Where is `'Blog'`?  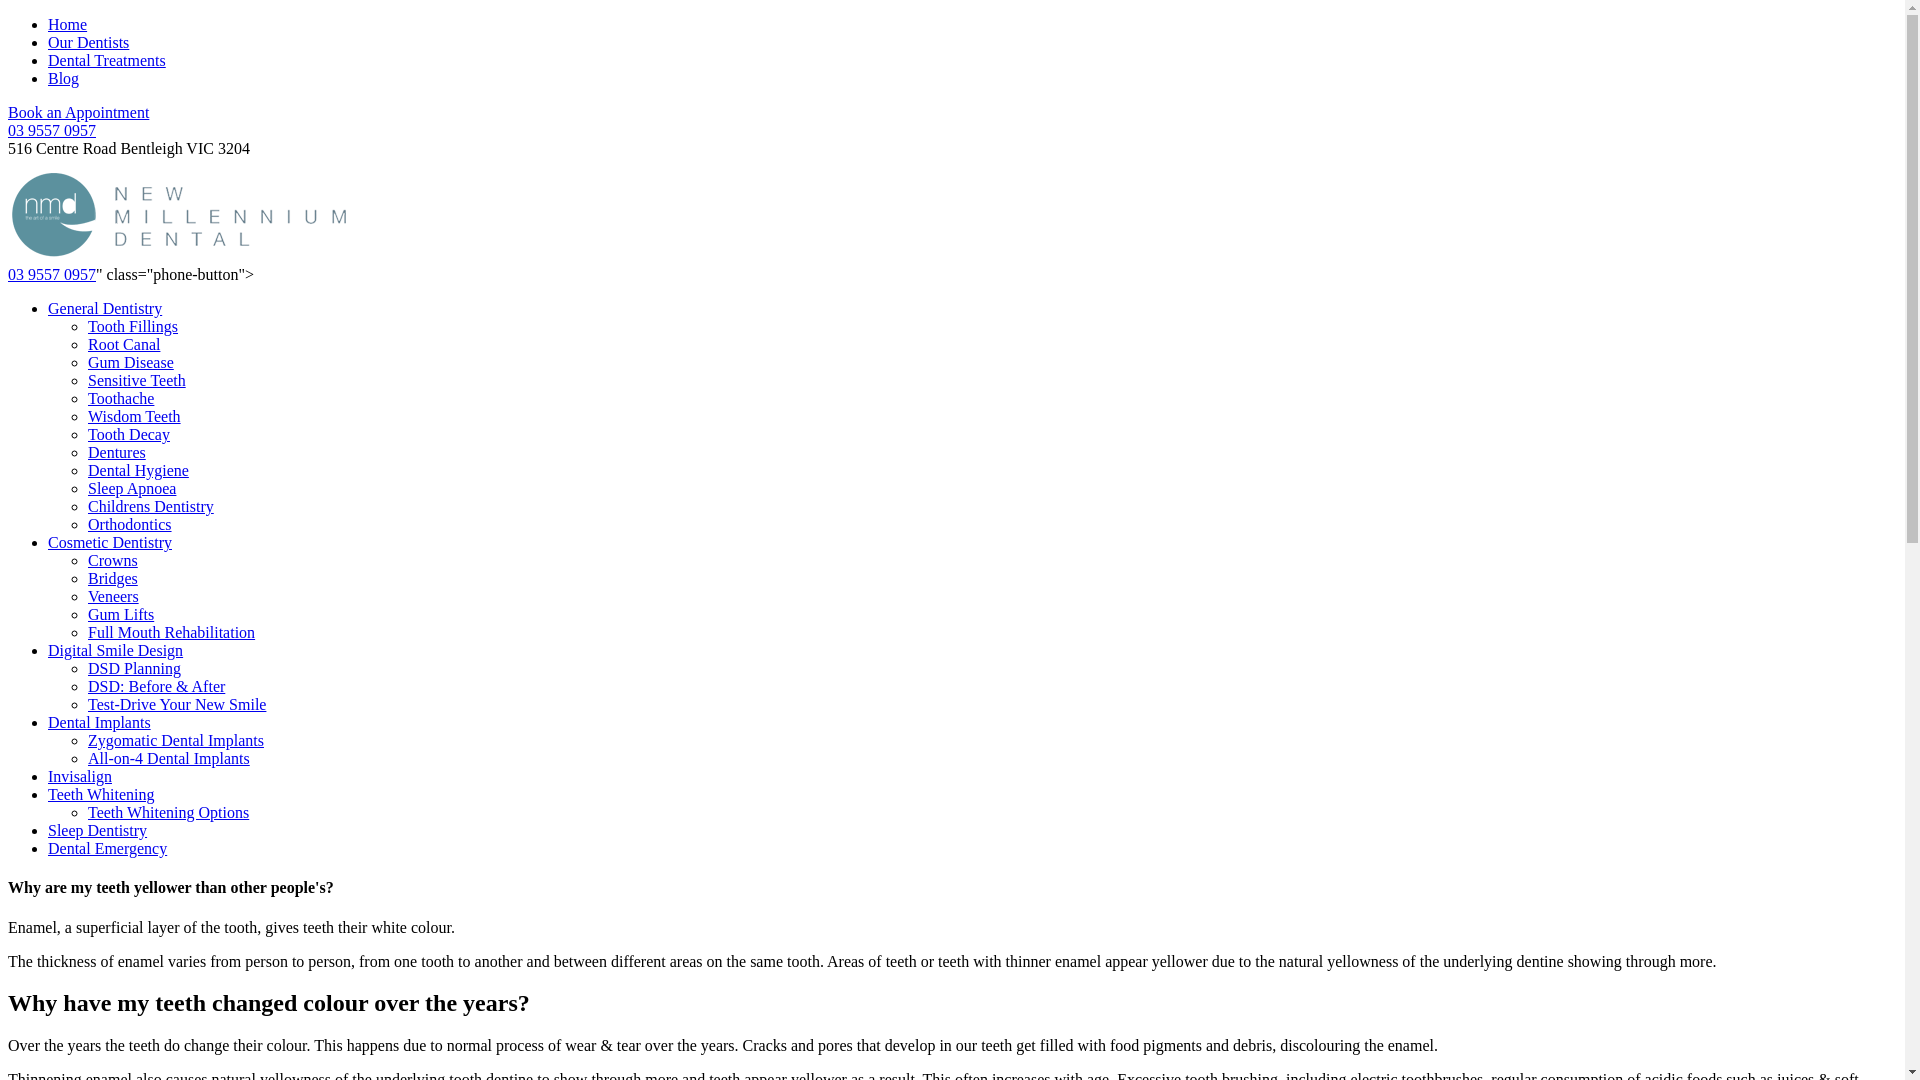 'Blog' is located at coordinates (63, 77).